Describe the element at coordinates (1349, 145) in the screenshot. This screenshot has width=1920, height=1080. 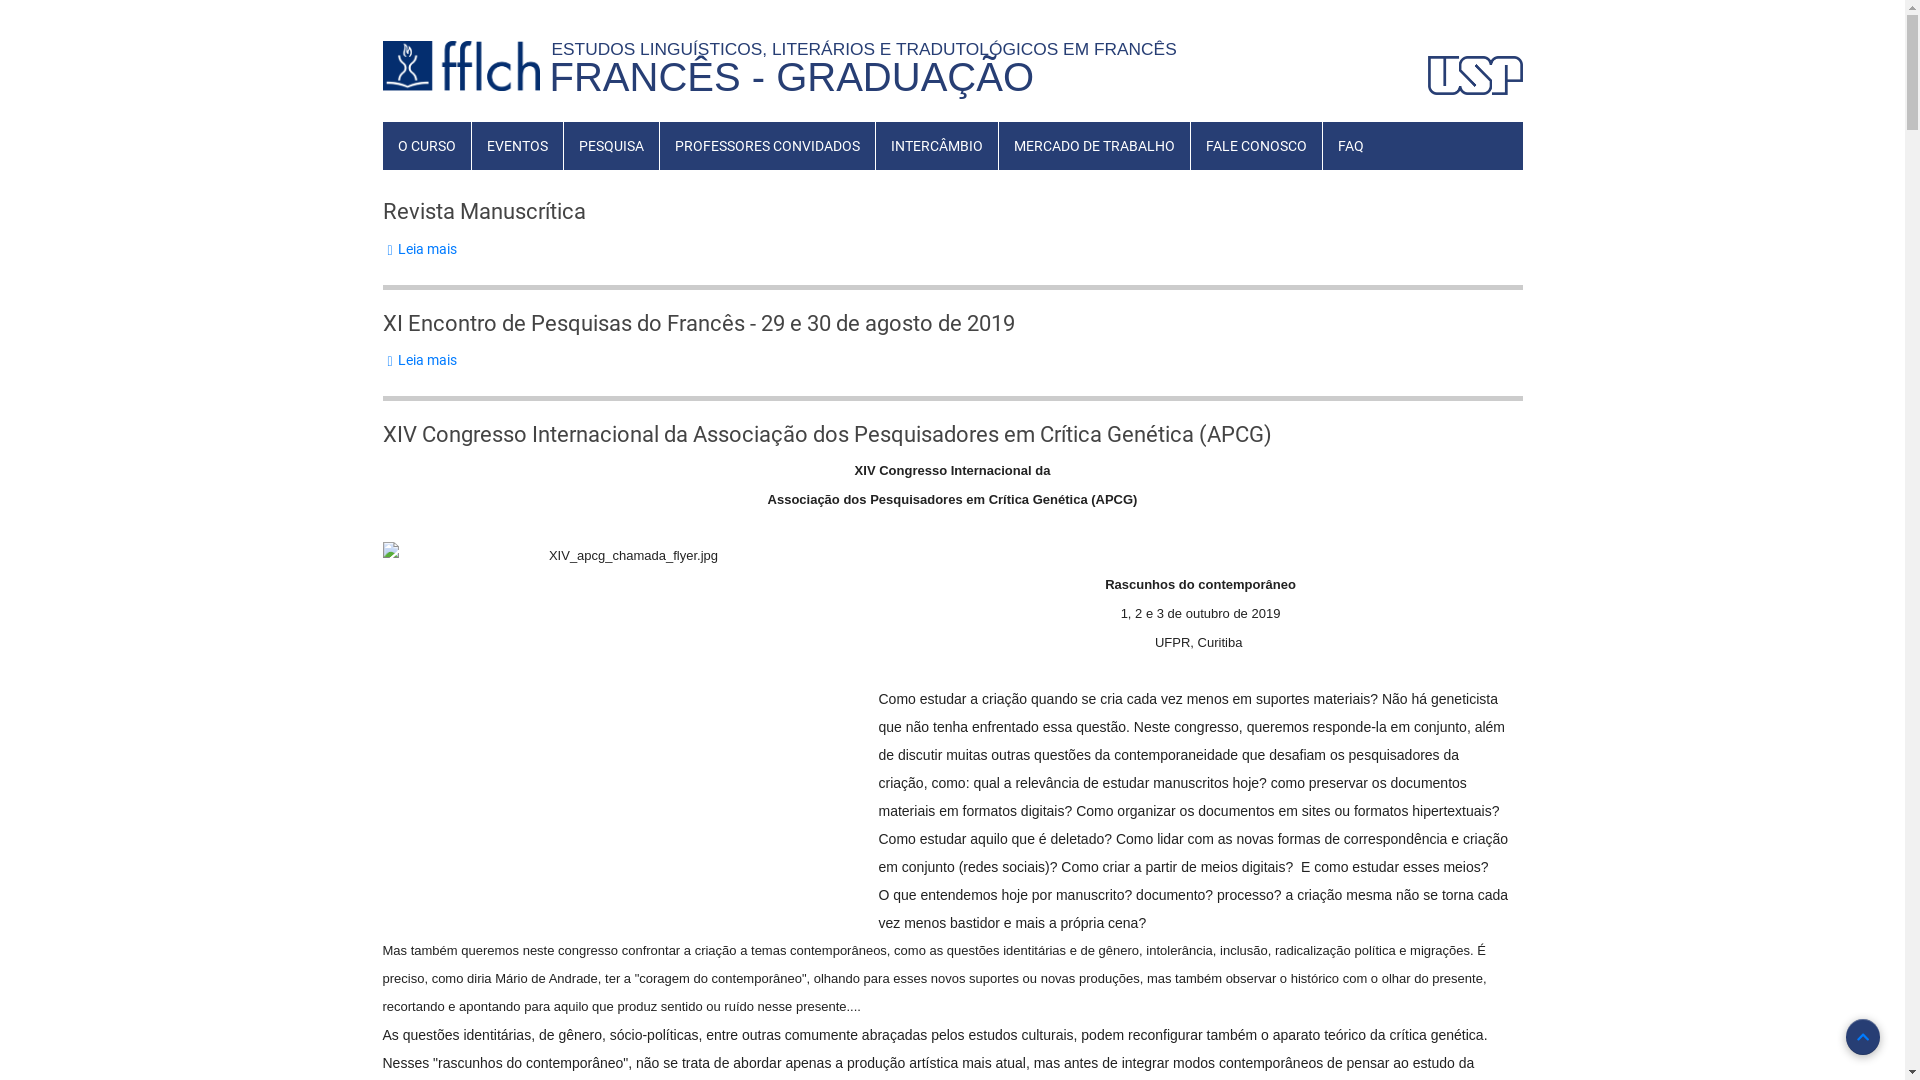
I see `'FAQ'` at that location.